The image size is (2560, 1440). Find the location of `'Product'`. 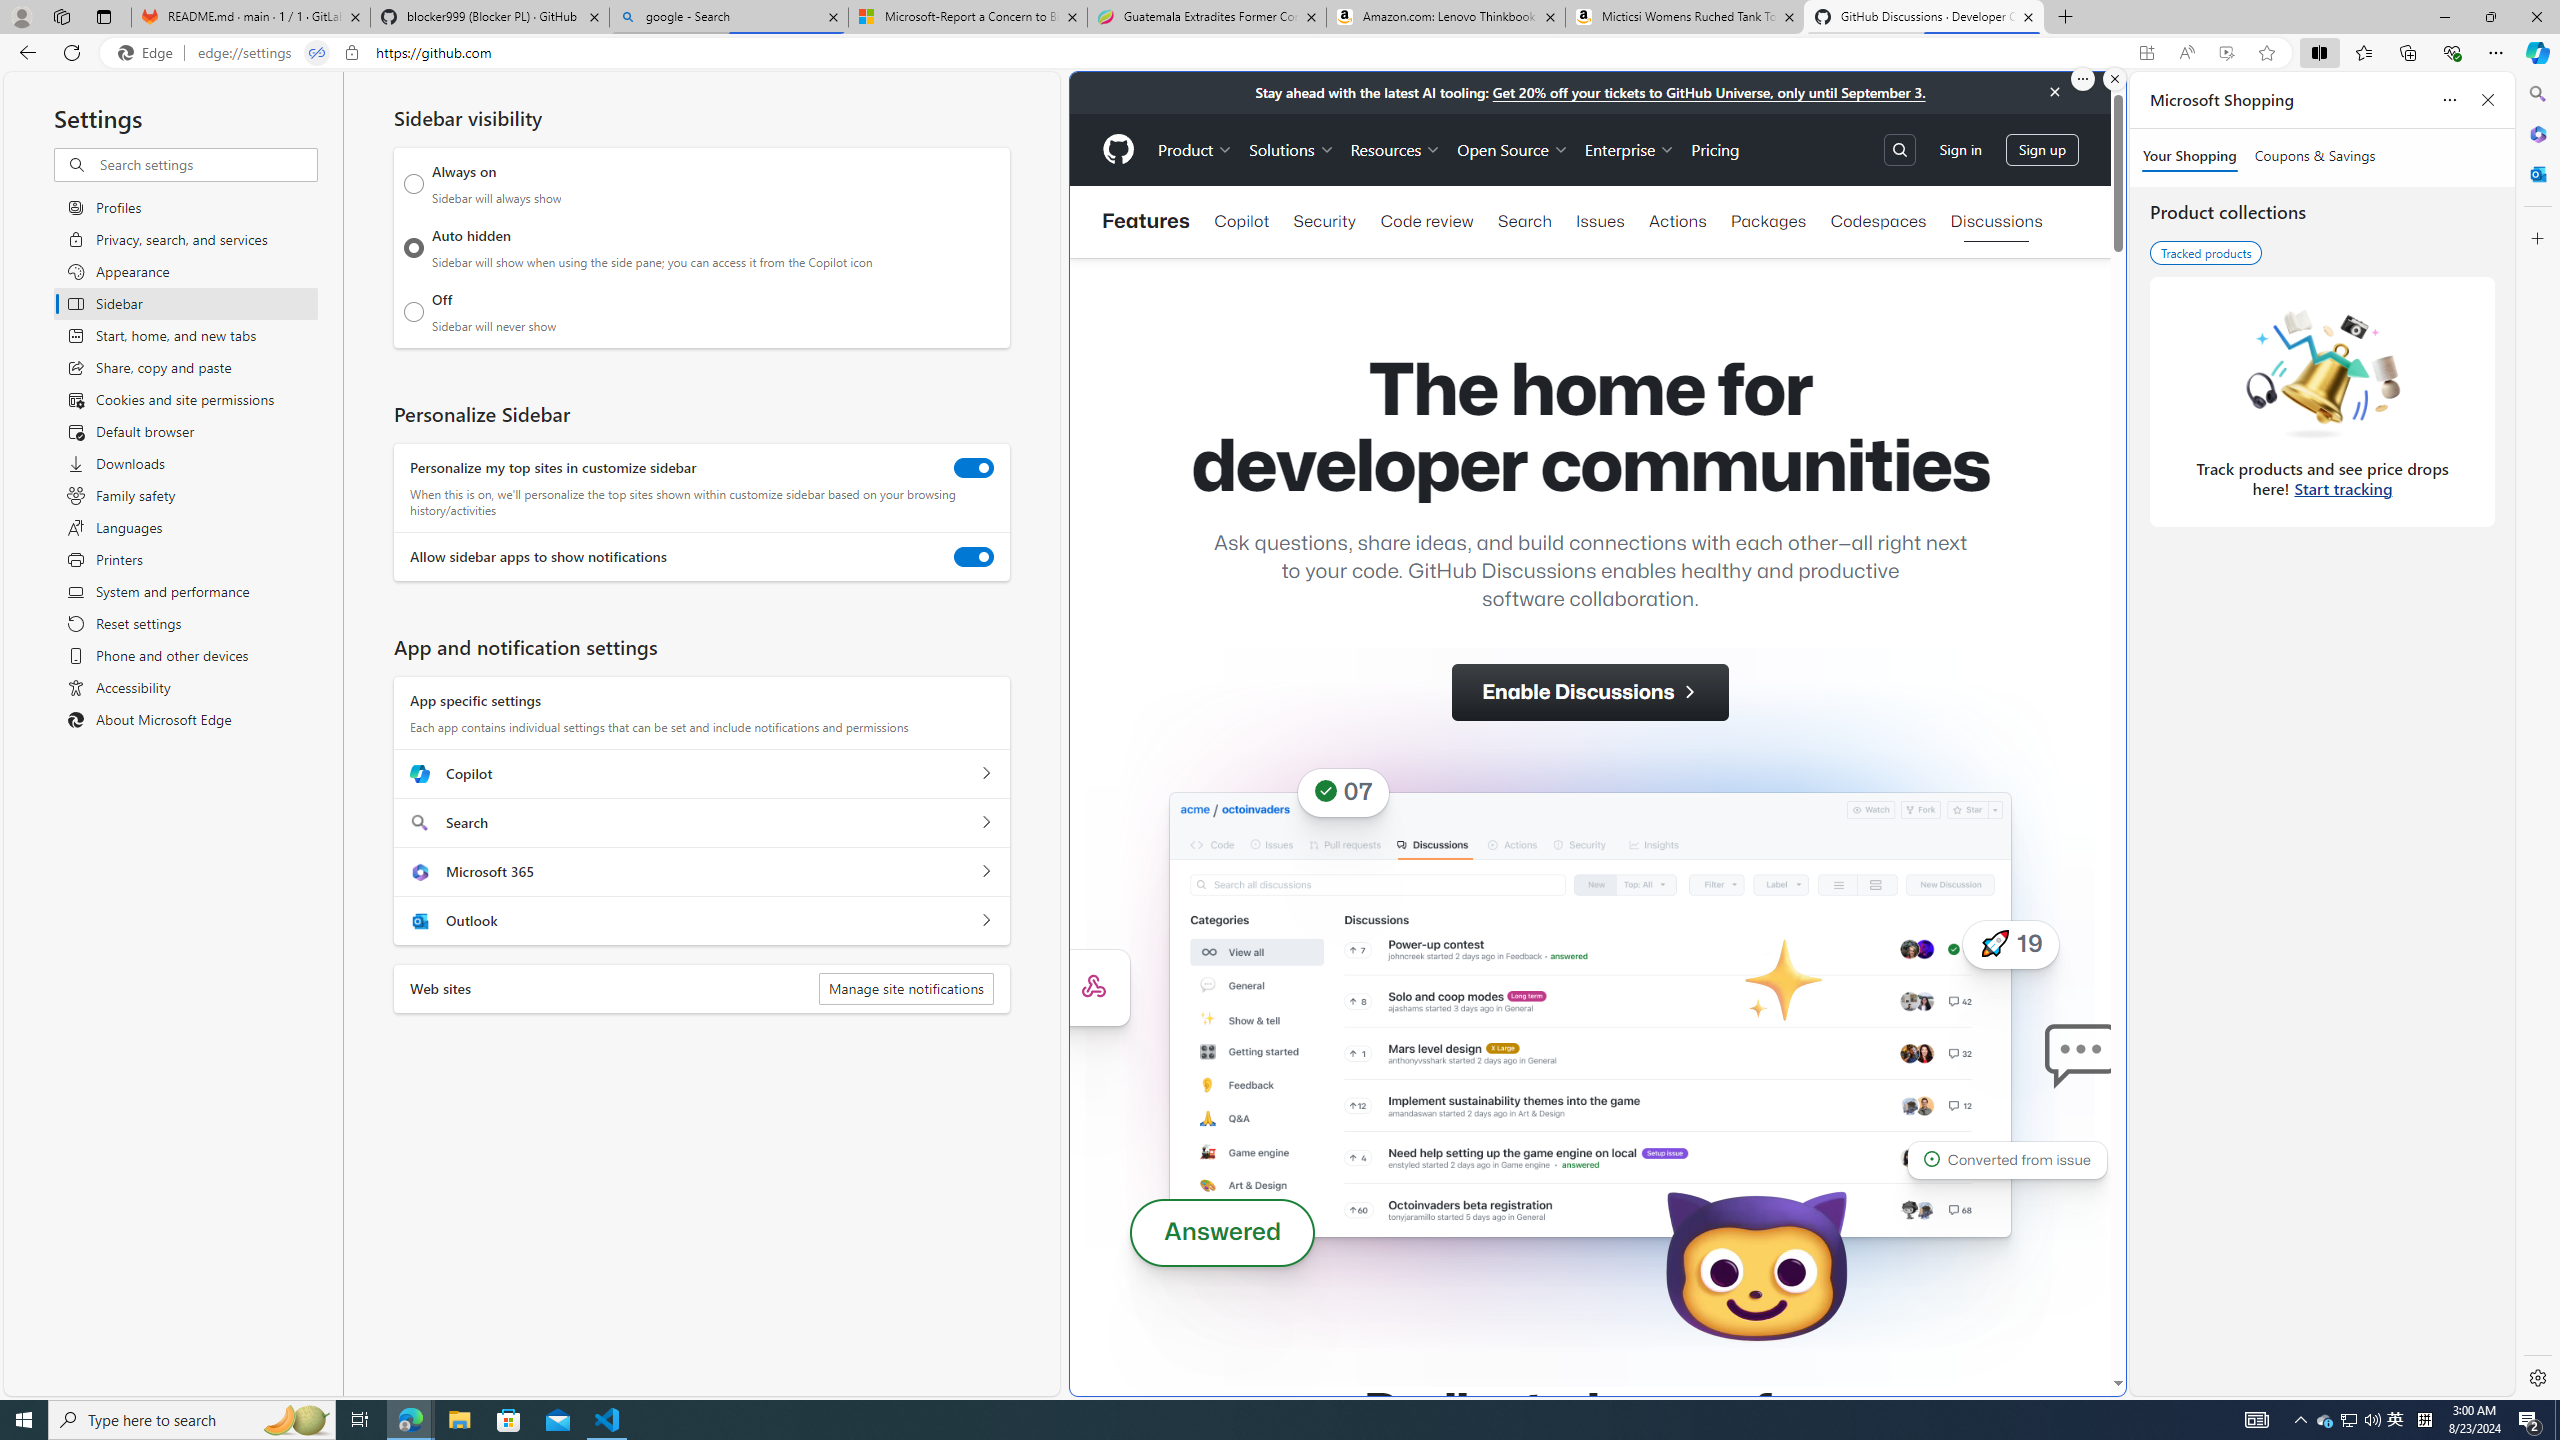

'Product' is located at coordinates (1194, 149).